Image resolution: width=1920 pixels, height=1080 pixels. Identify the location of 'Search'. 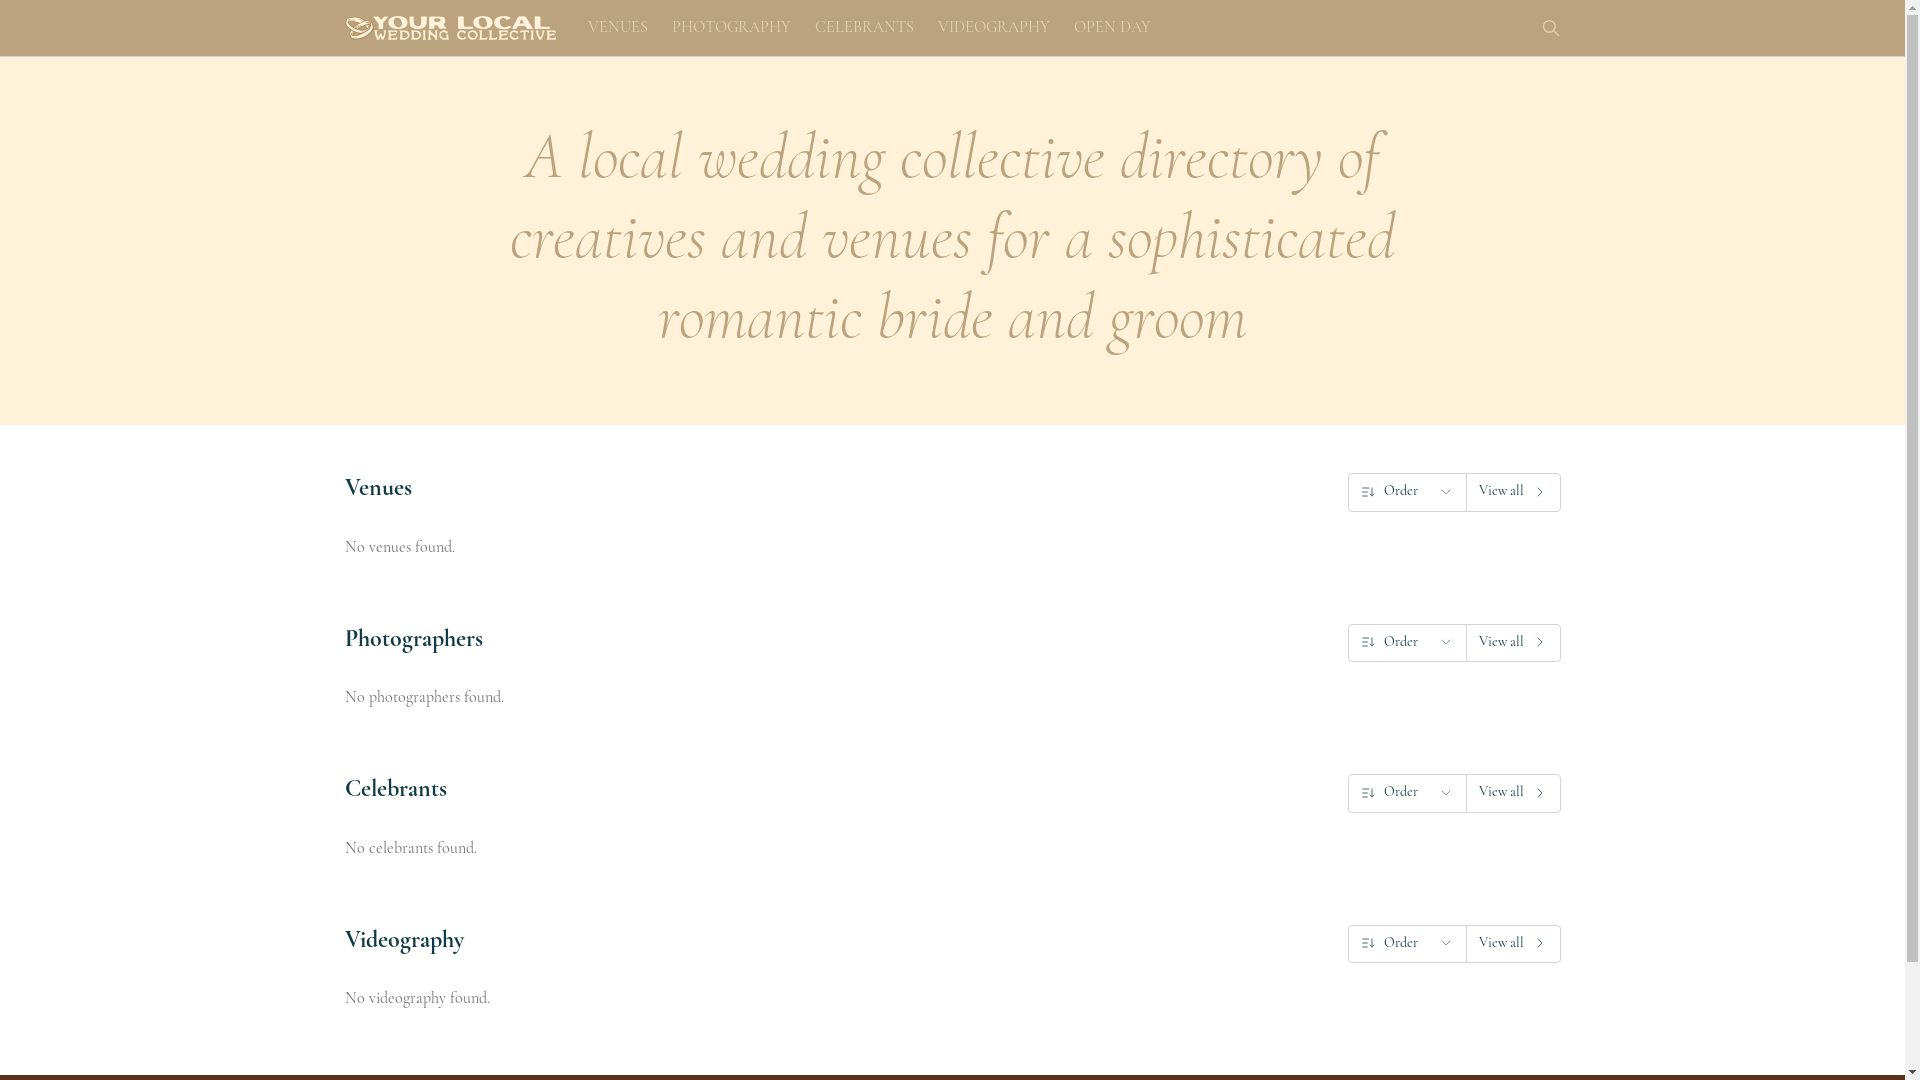
(1549, 27).